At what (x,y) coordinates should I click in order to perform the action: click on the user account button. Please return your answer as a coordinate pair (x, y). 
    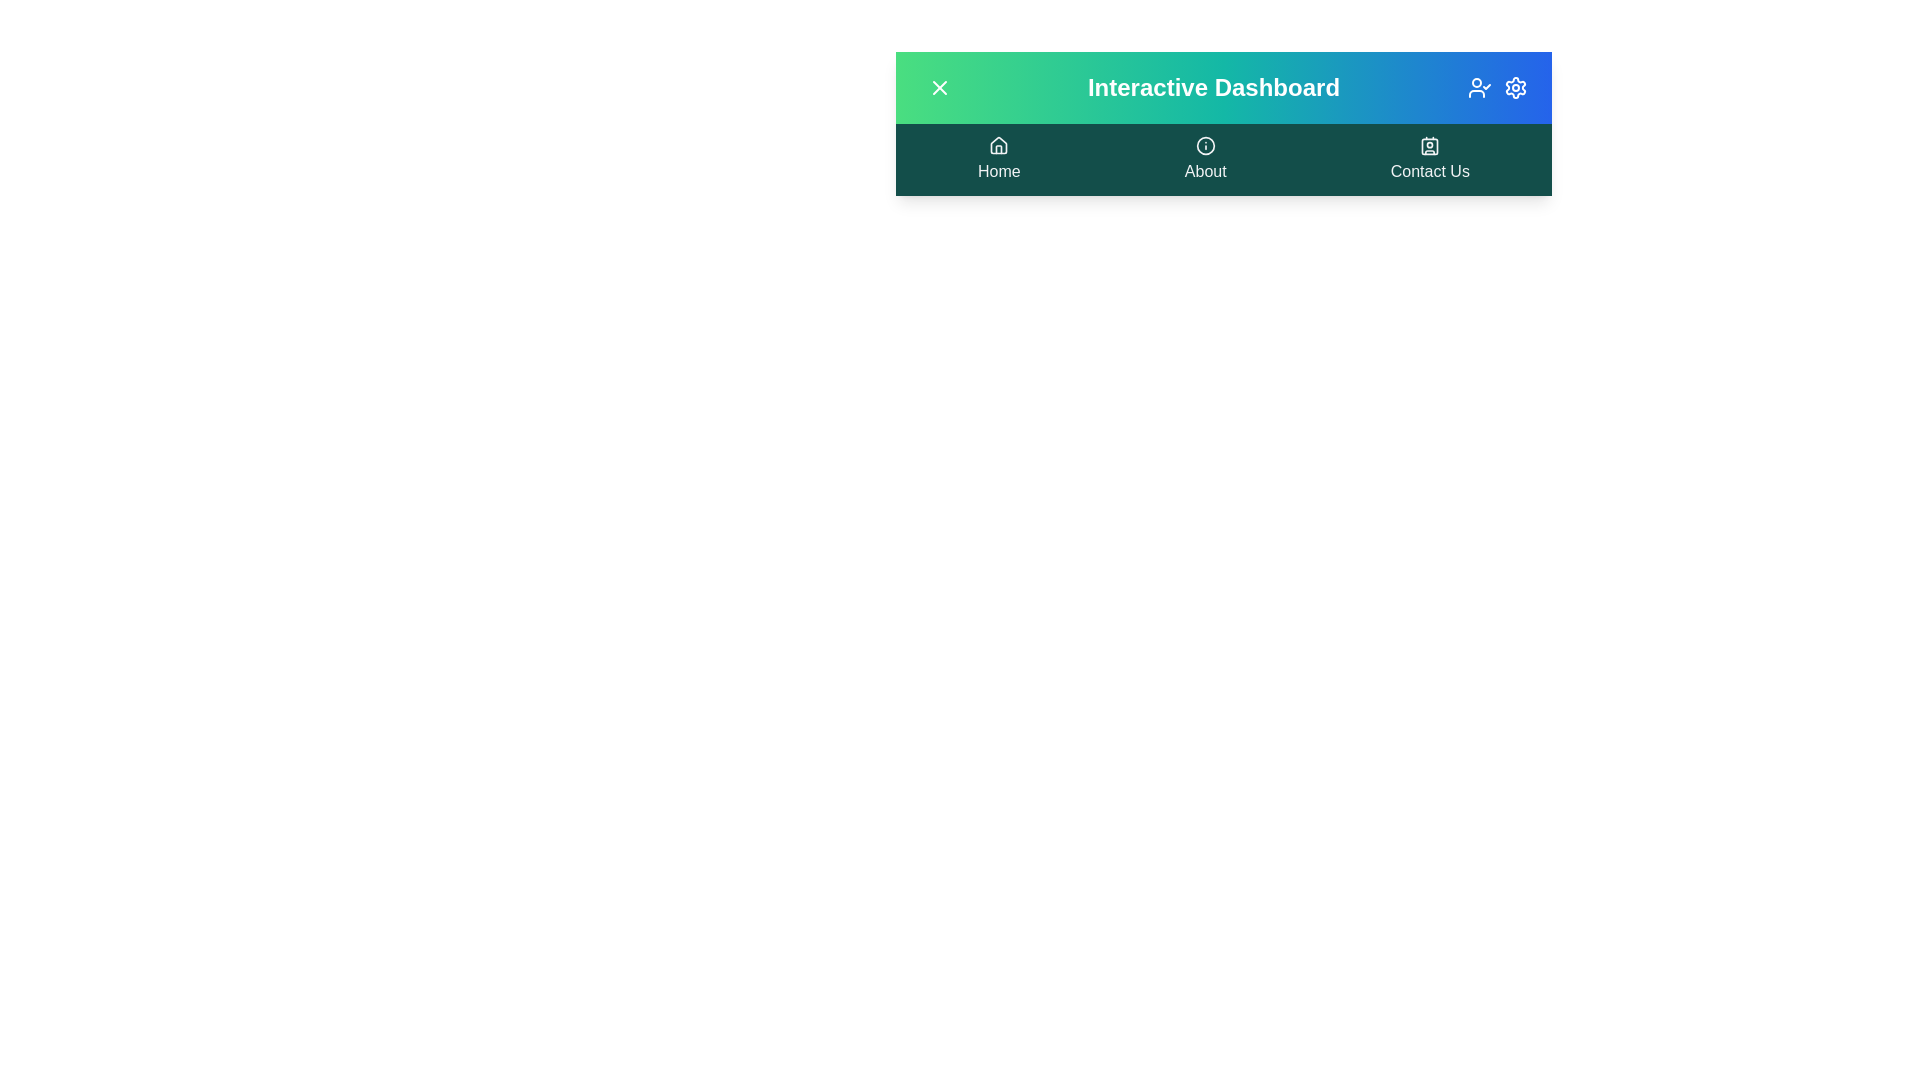
    Looking at the image, I should click on (1479, 87).